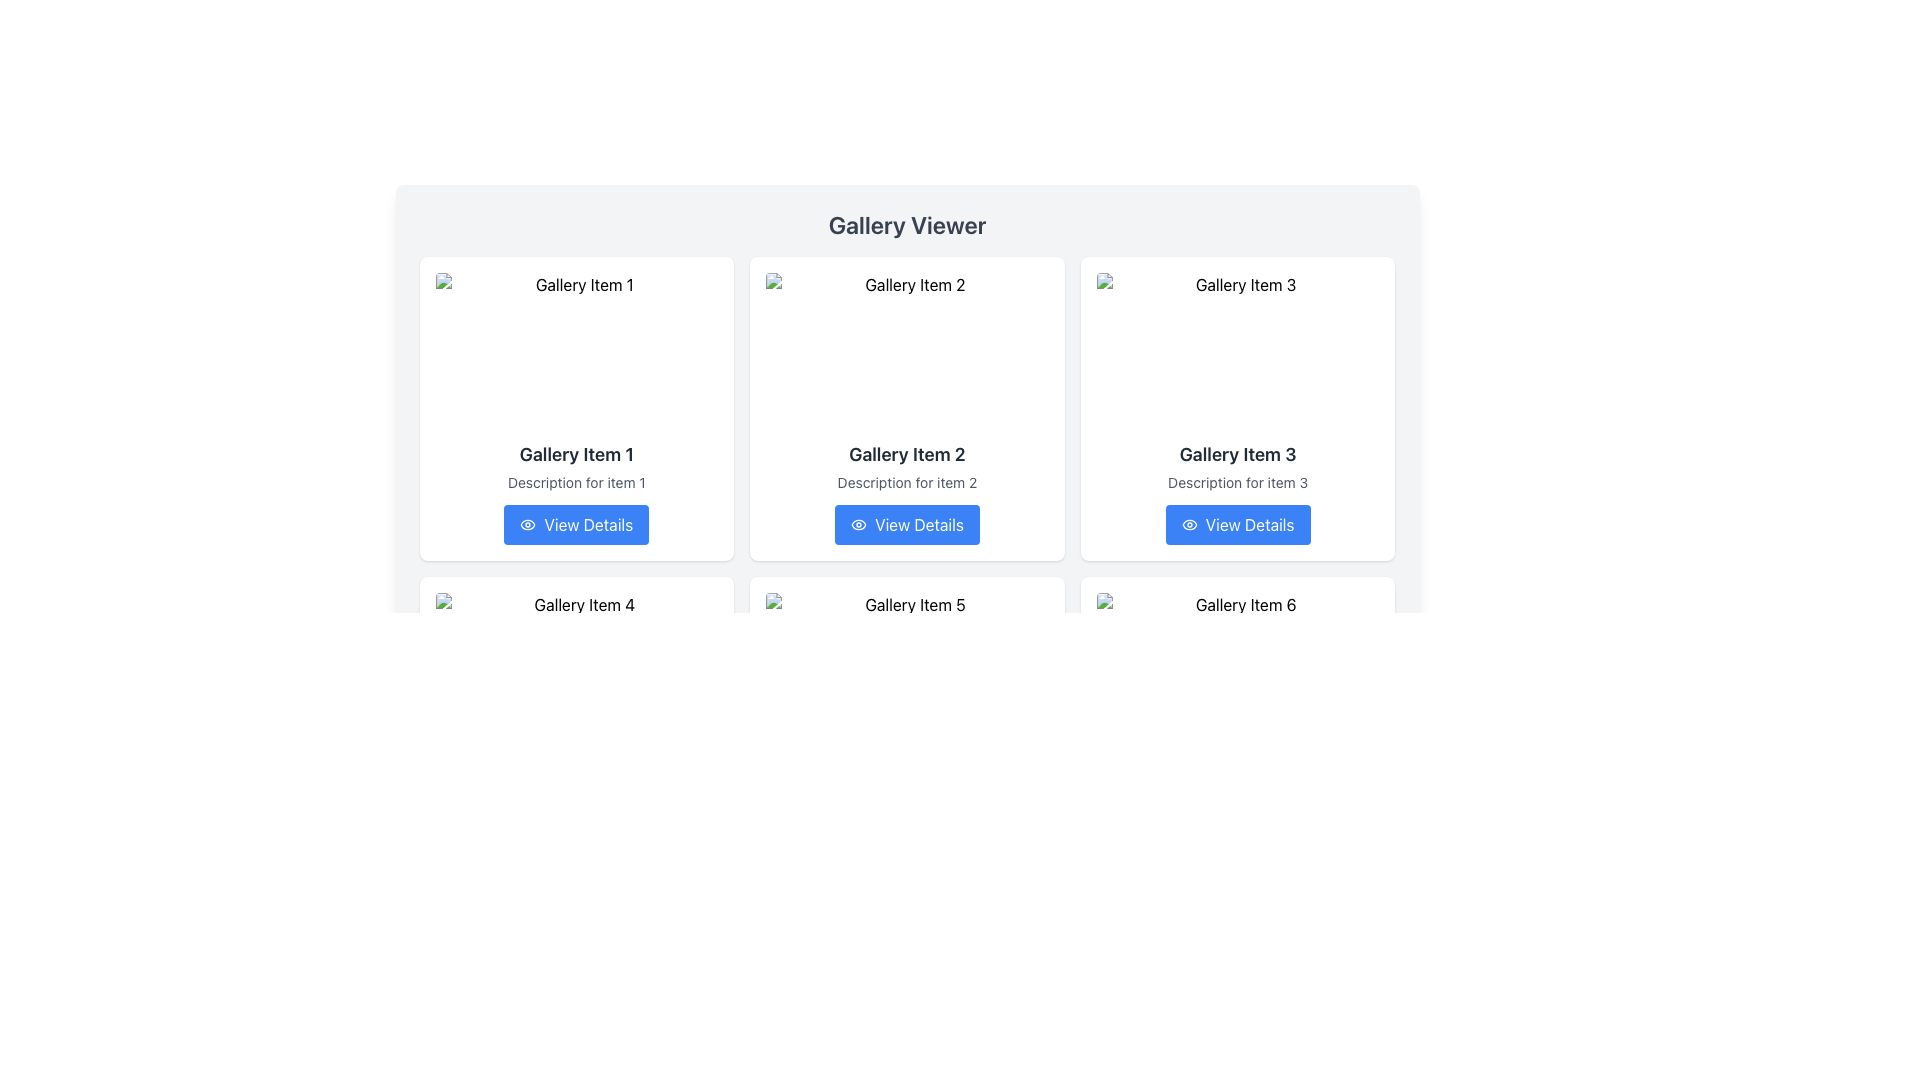 This screenshot has height=1080, width=1920. Describe the element at coordinates (575, 455) in the screenshot. I see `the static text label displaying 'Gallery Item 1', which is the title of the first card in the gallery layout` at that location.